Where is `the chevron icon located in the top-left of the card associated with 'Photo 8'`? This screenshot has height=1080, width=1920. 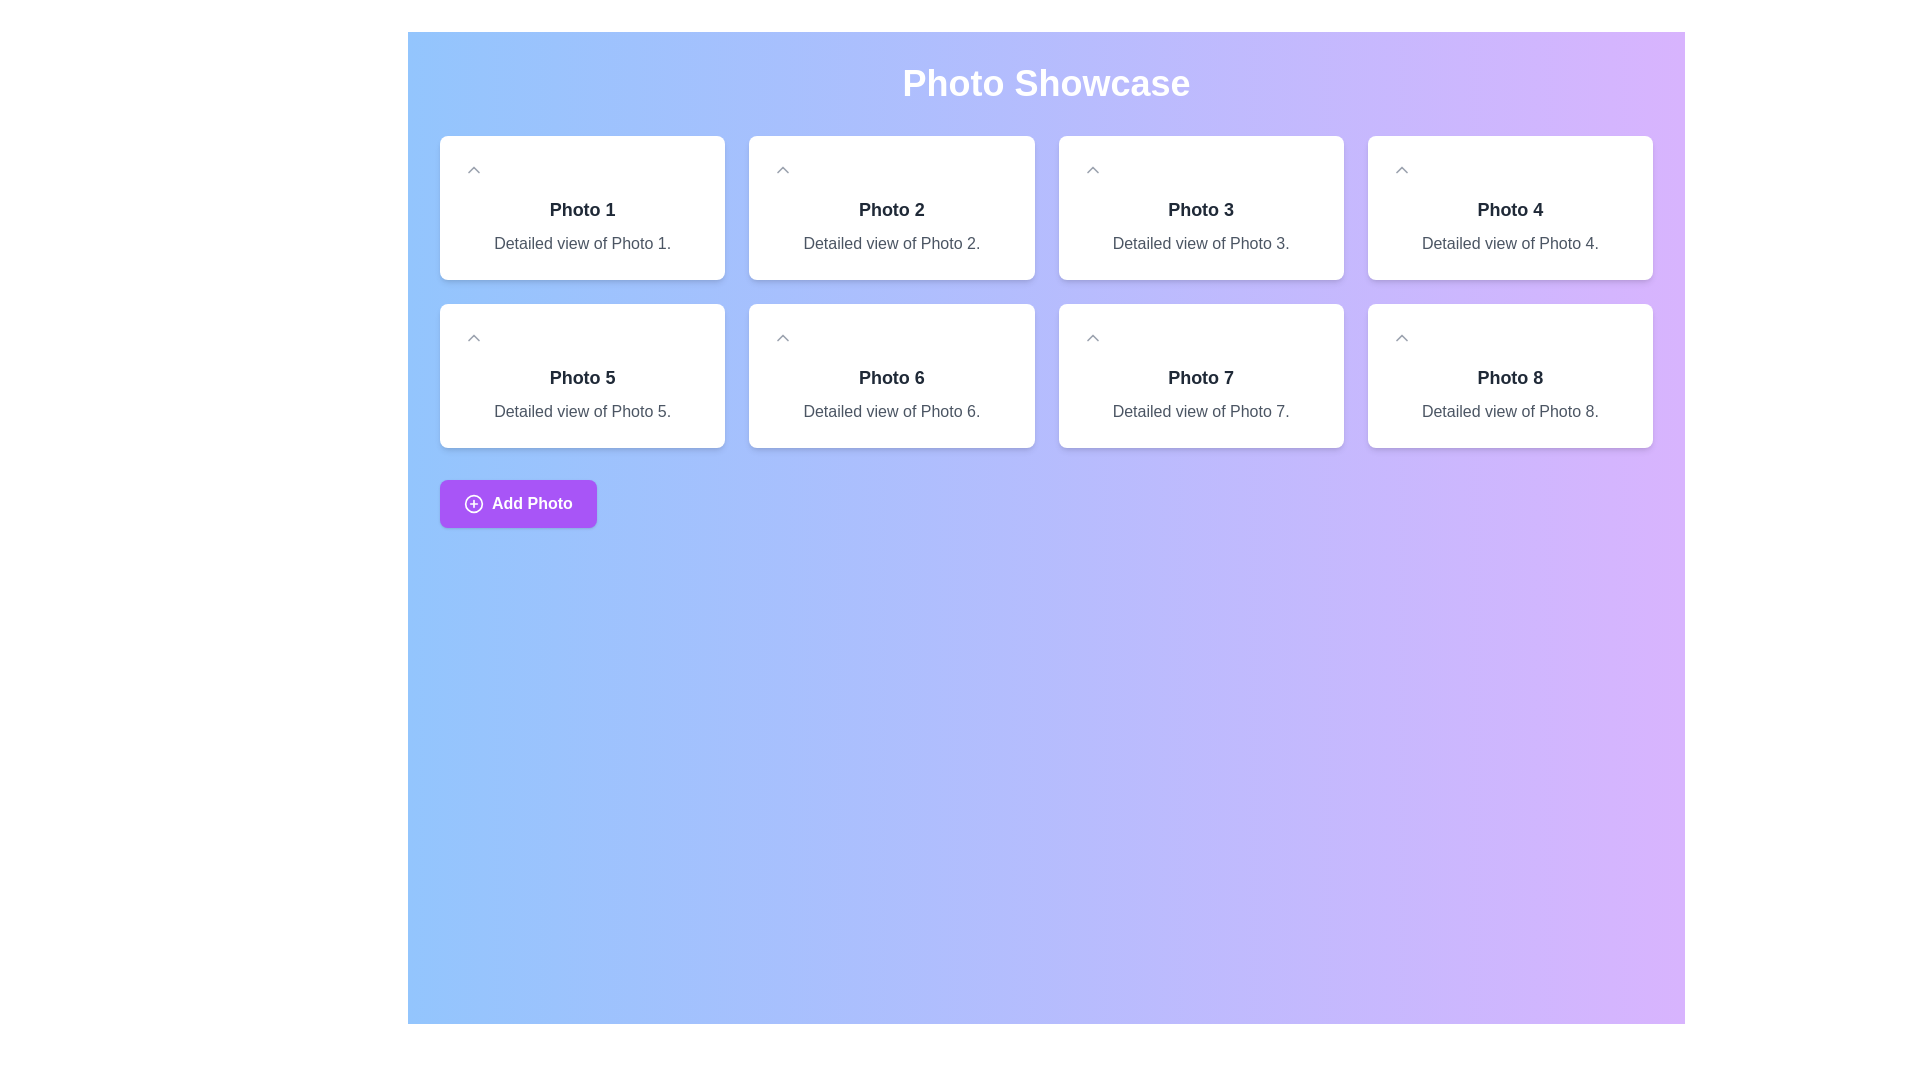 the chevron icon located in the top-left of the card associated with 'Photo 8' is located at coordinates (1400, 337).